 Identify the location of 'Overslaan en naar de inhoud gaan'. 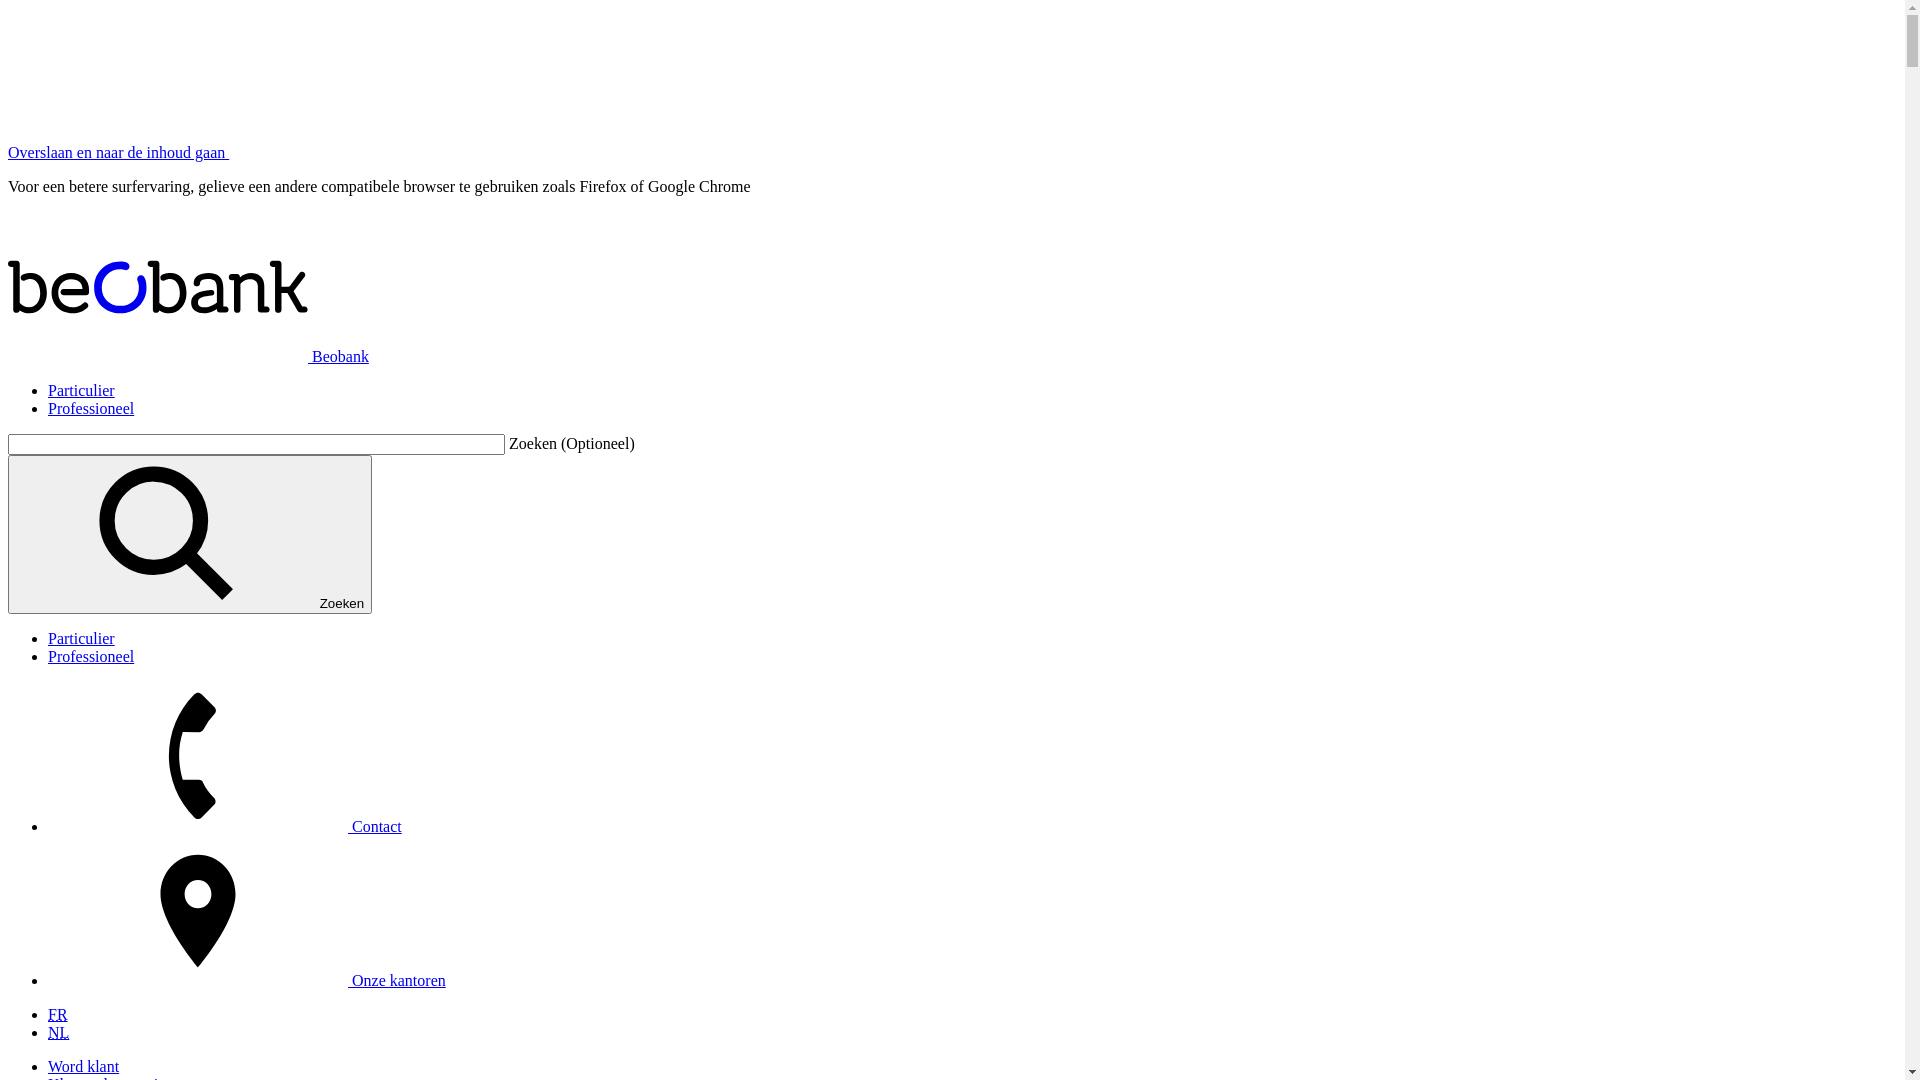
(117, 151).